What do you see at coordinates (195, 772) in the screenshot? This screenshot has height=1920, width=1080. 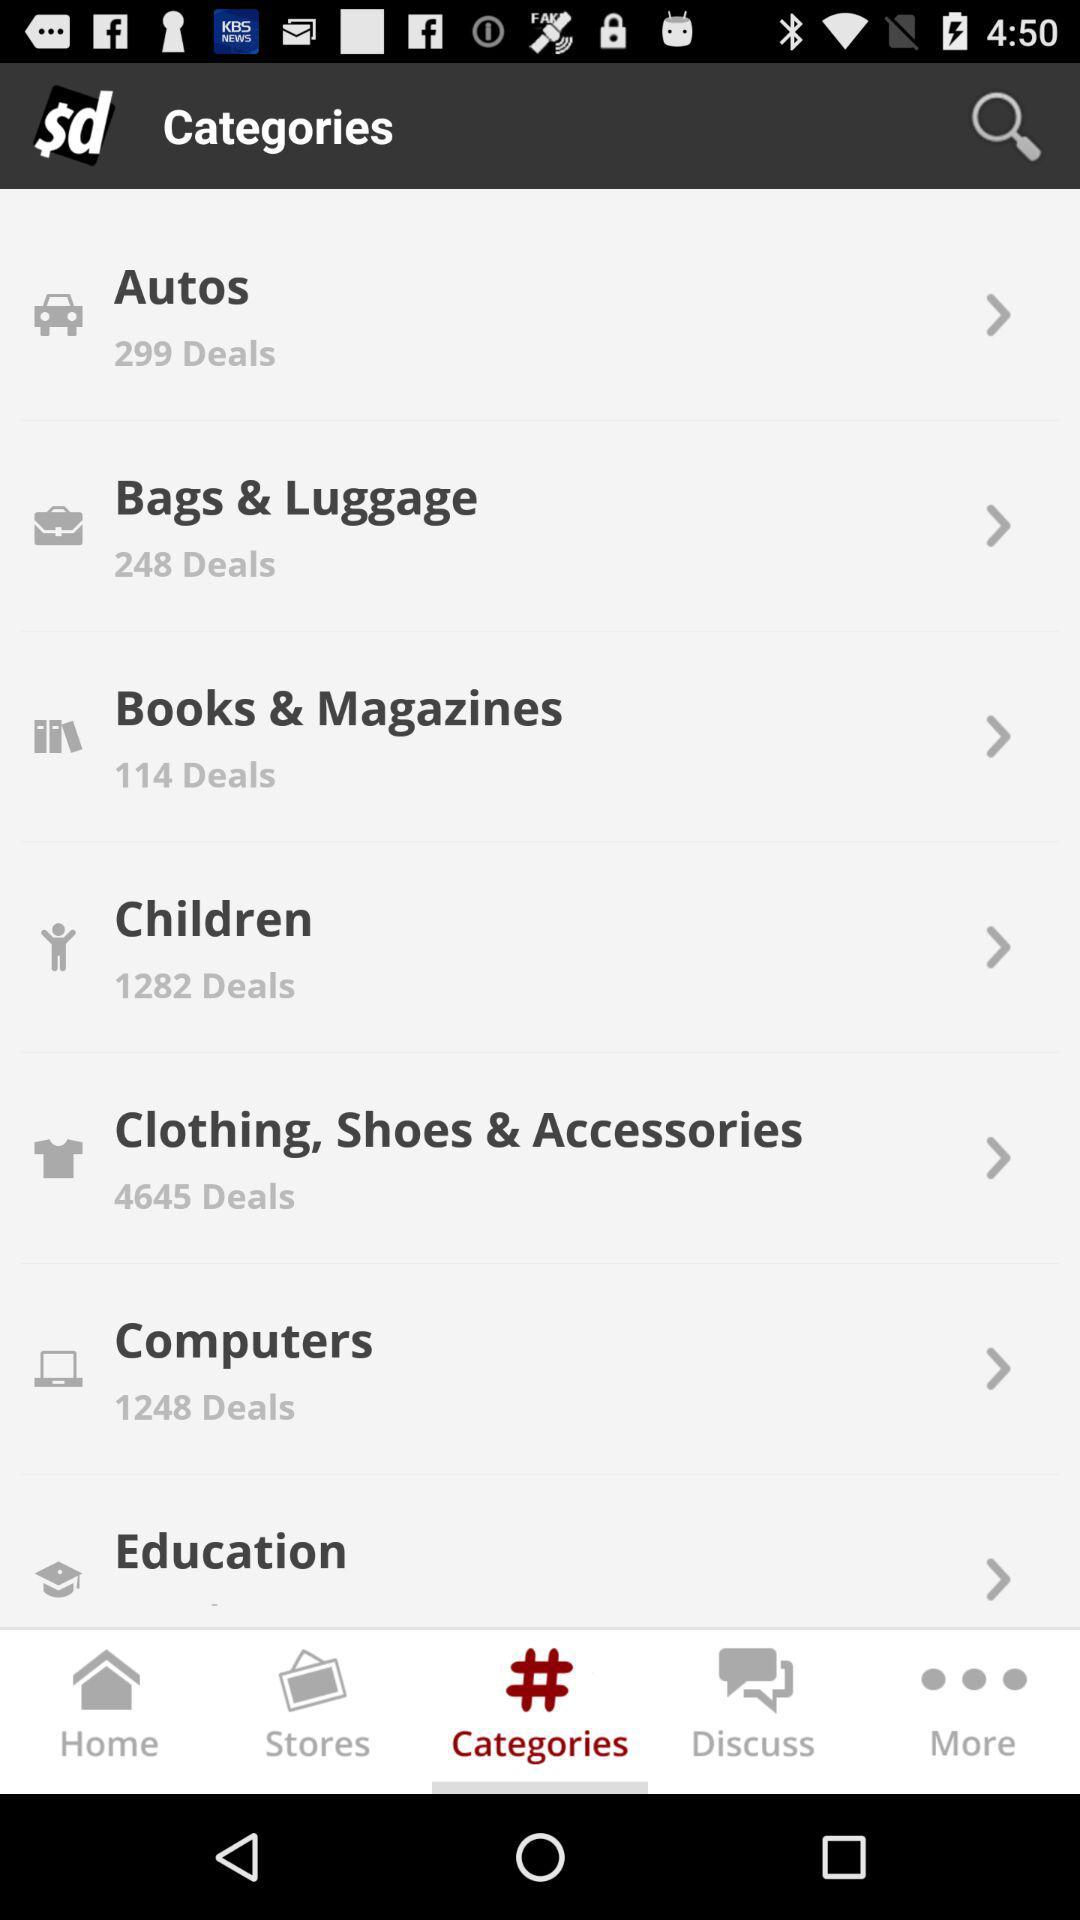 I see `114 deals app` at bounding box center [195, 772].